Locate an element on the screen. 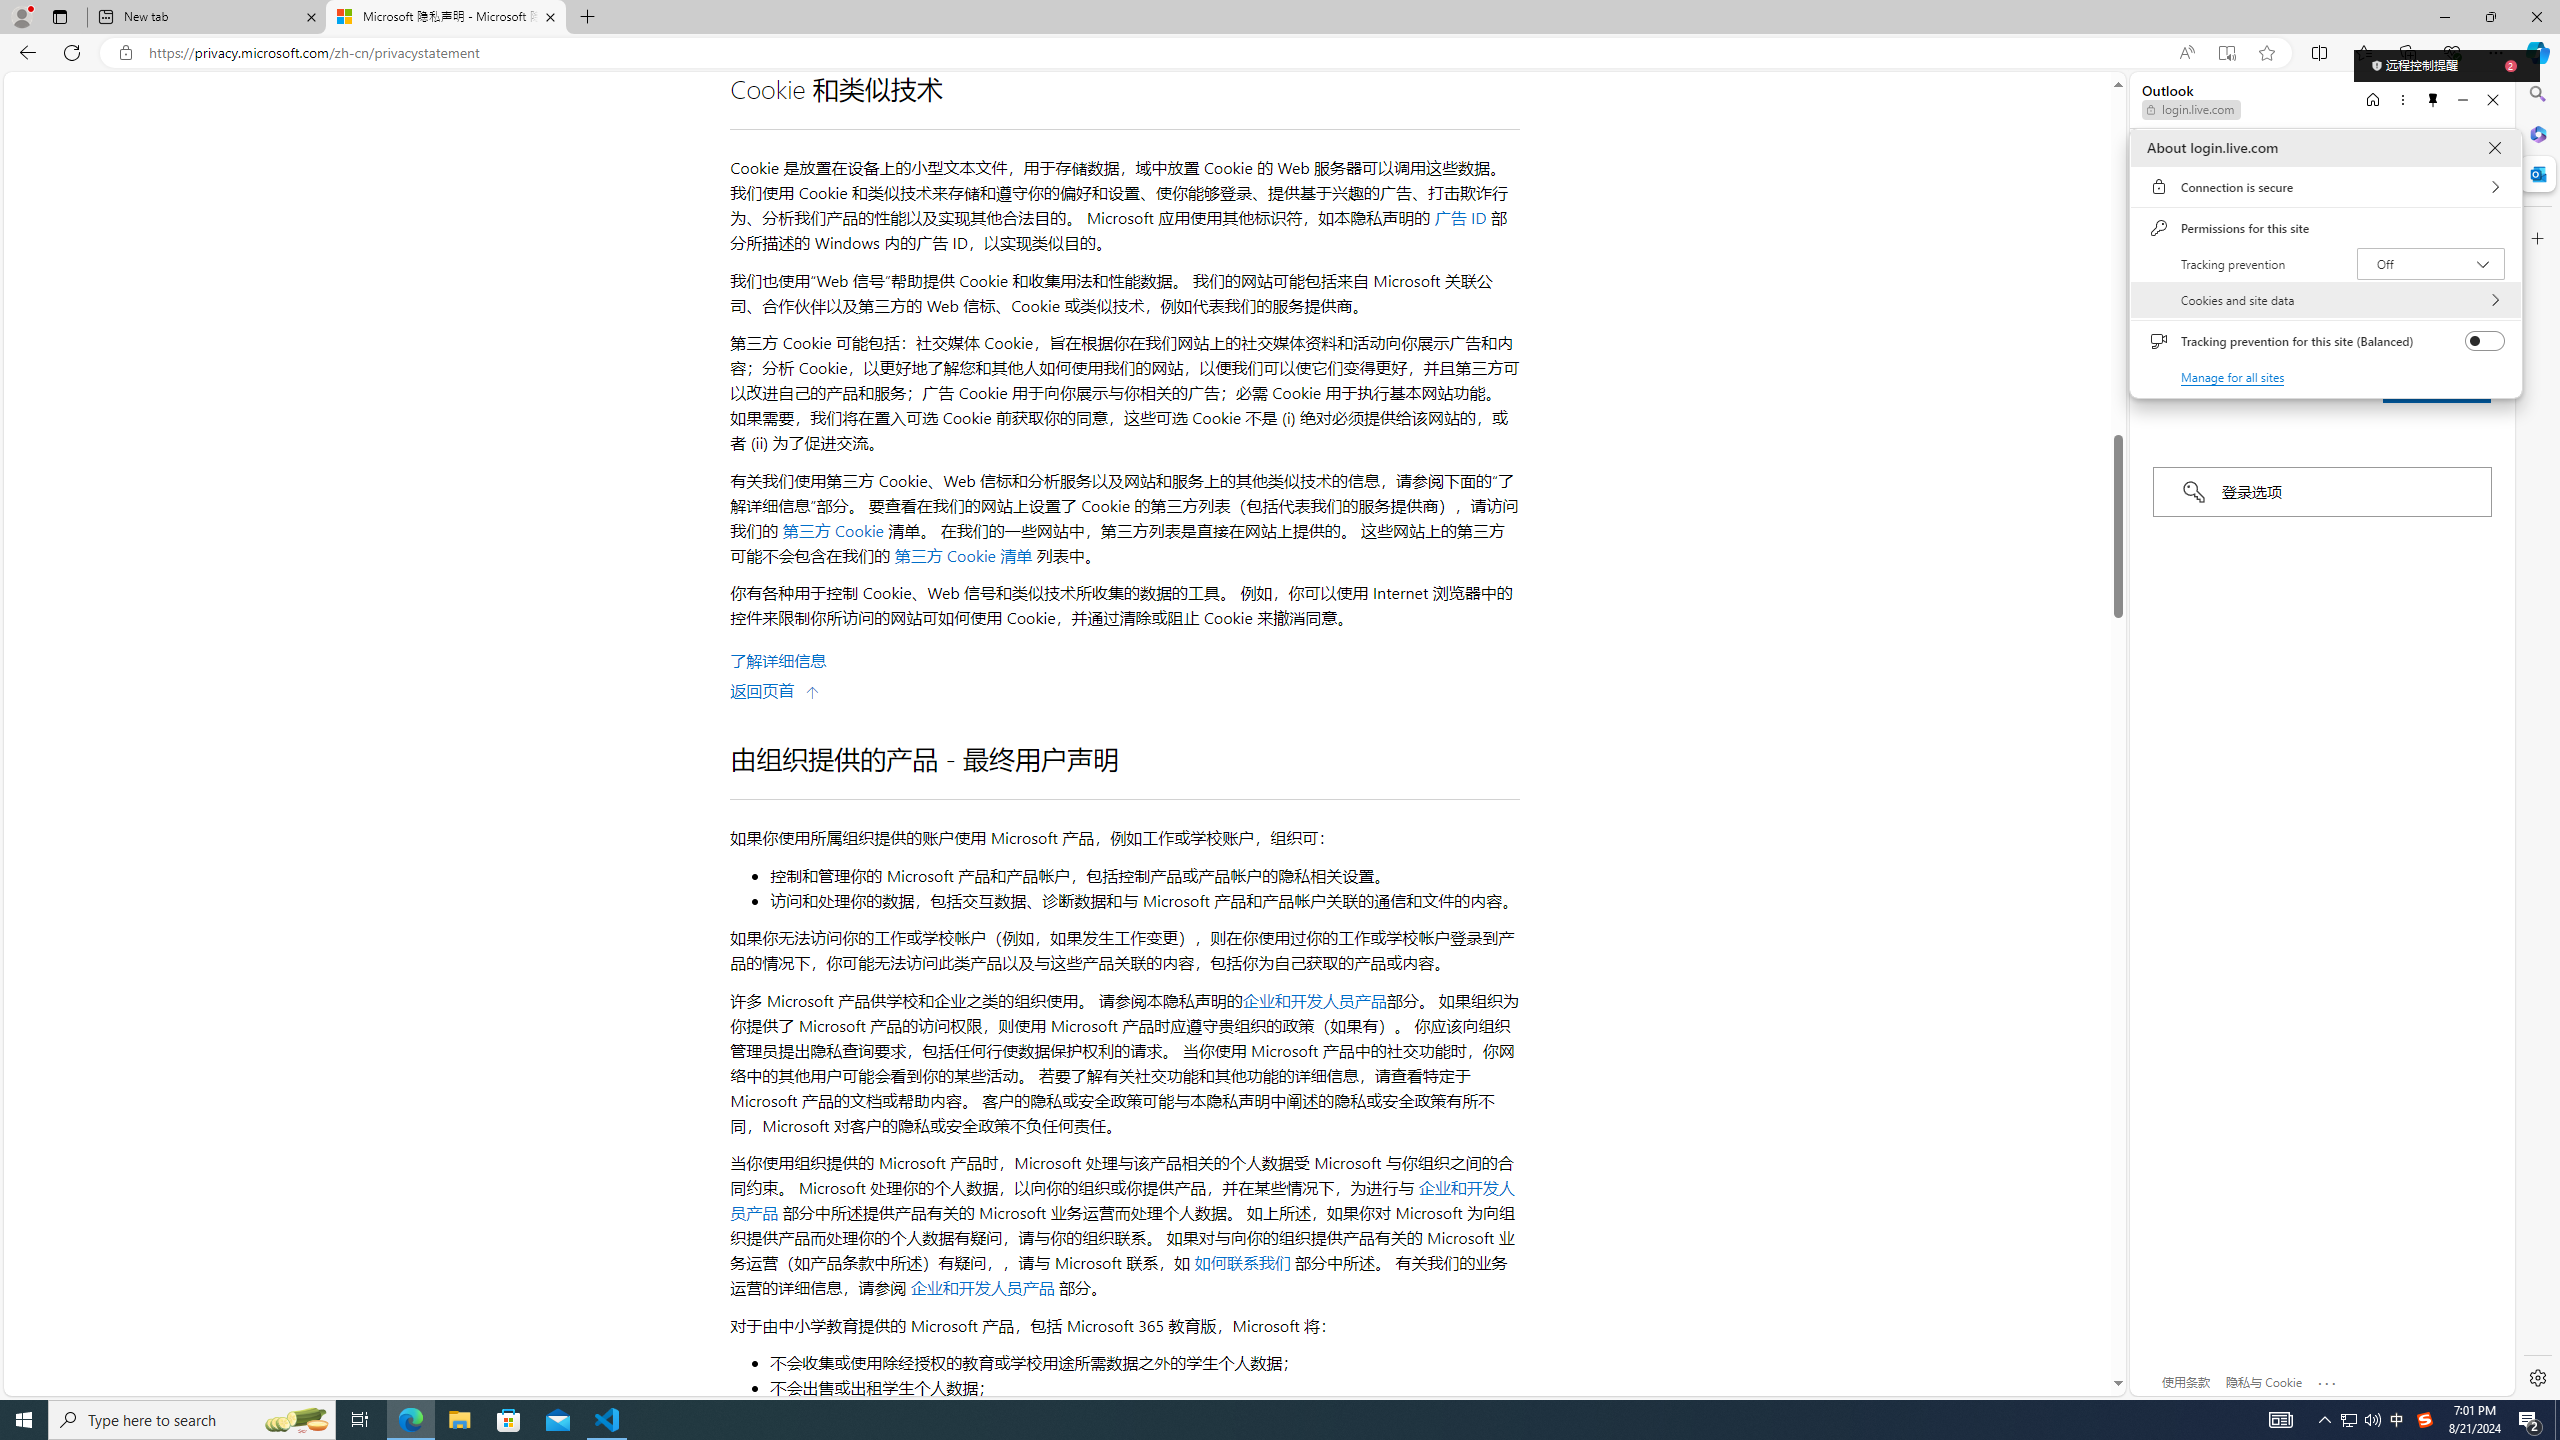  'Notification Chevron' is located at coordinates (2324, 1418).